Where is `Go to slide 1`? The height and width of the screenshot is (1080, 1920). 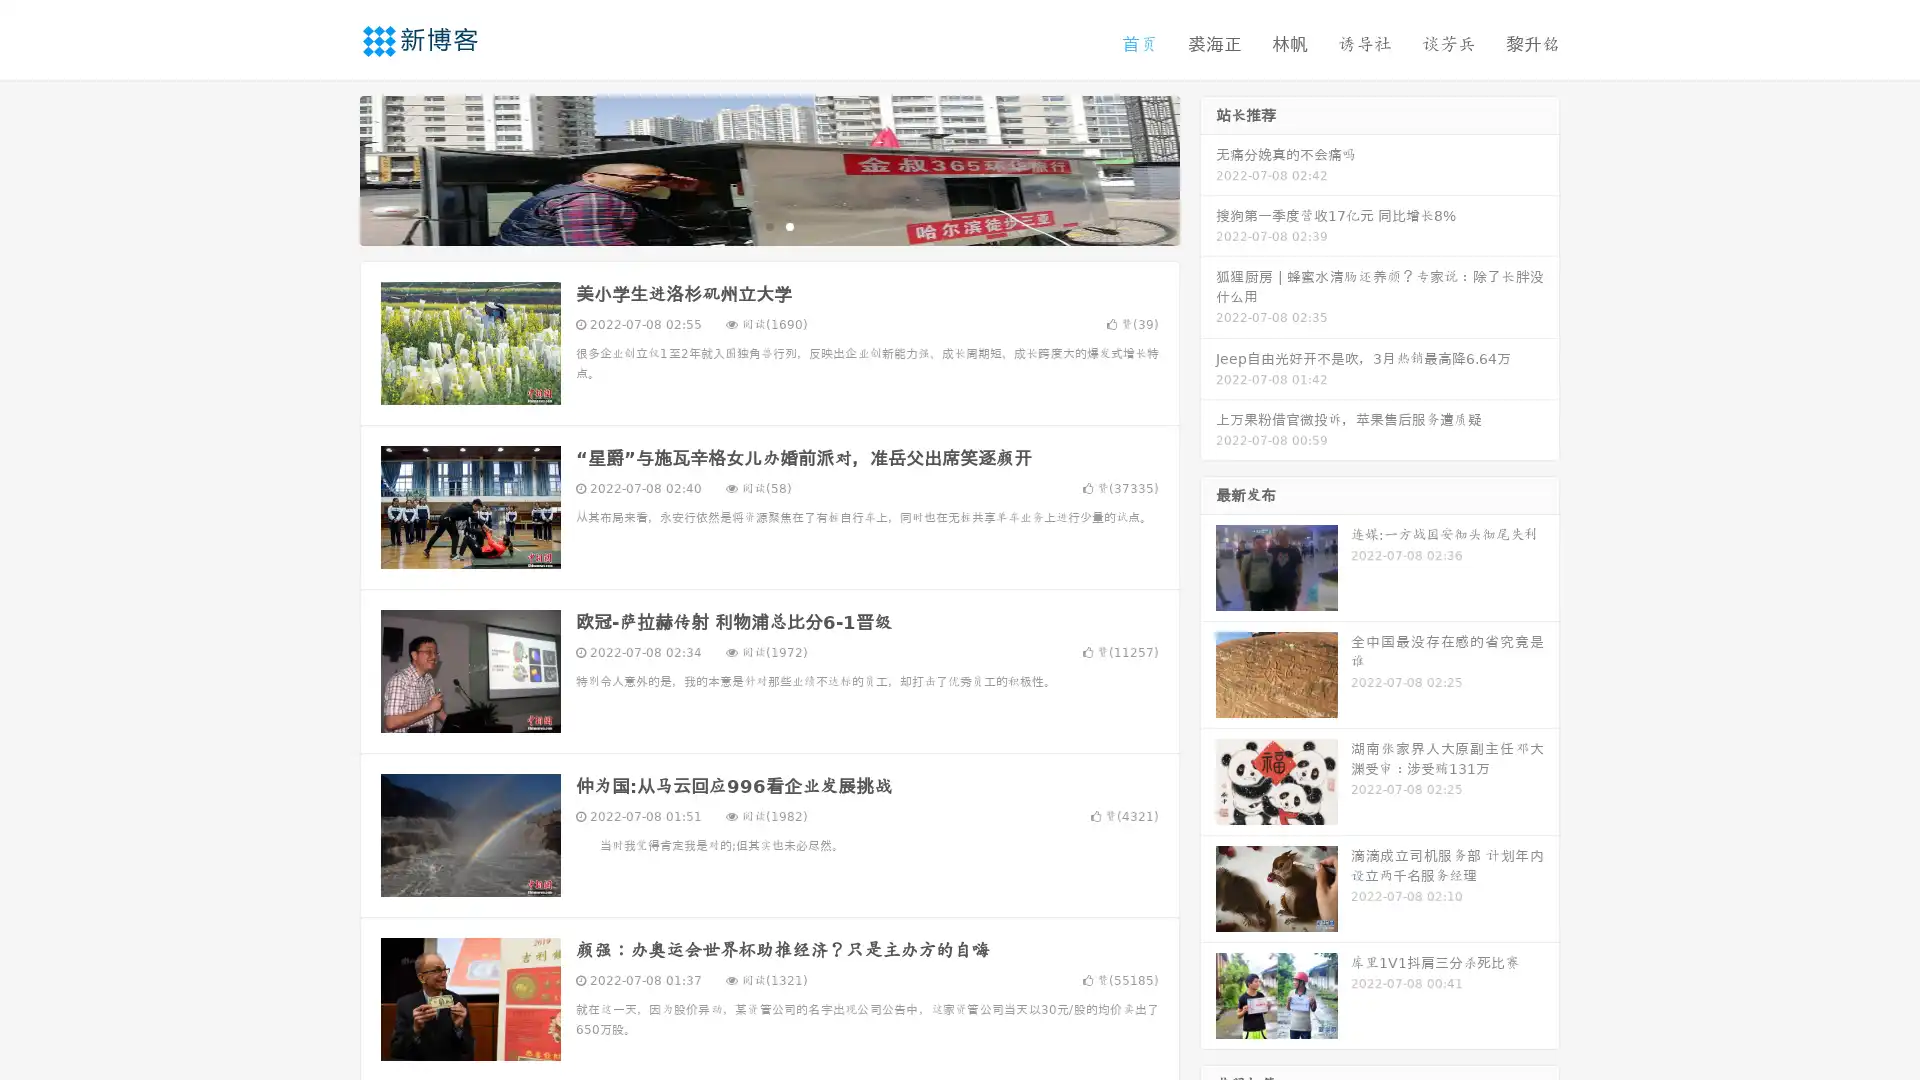 Go to slide 1 is located at coordinates (748, 225).